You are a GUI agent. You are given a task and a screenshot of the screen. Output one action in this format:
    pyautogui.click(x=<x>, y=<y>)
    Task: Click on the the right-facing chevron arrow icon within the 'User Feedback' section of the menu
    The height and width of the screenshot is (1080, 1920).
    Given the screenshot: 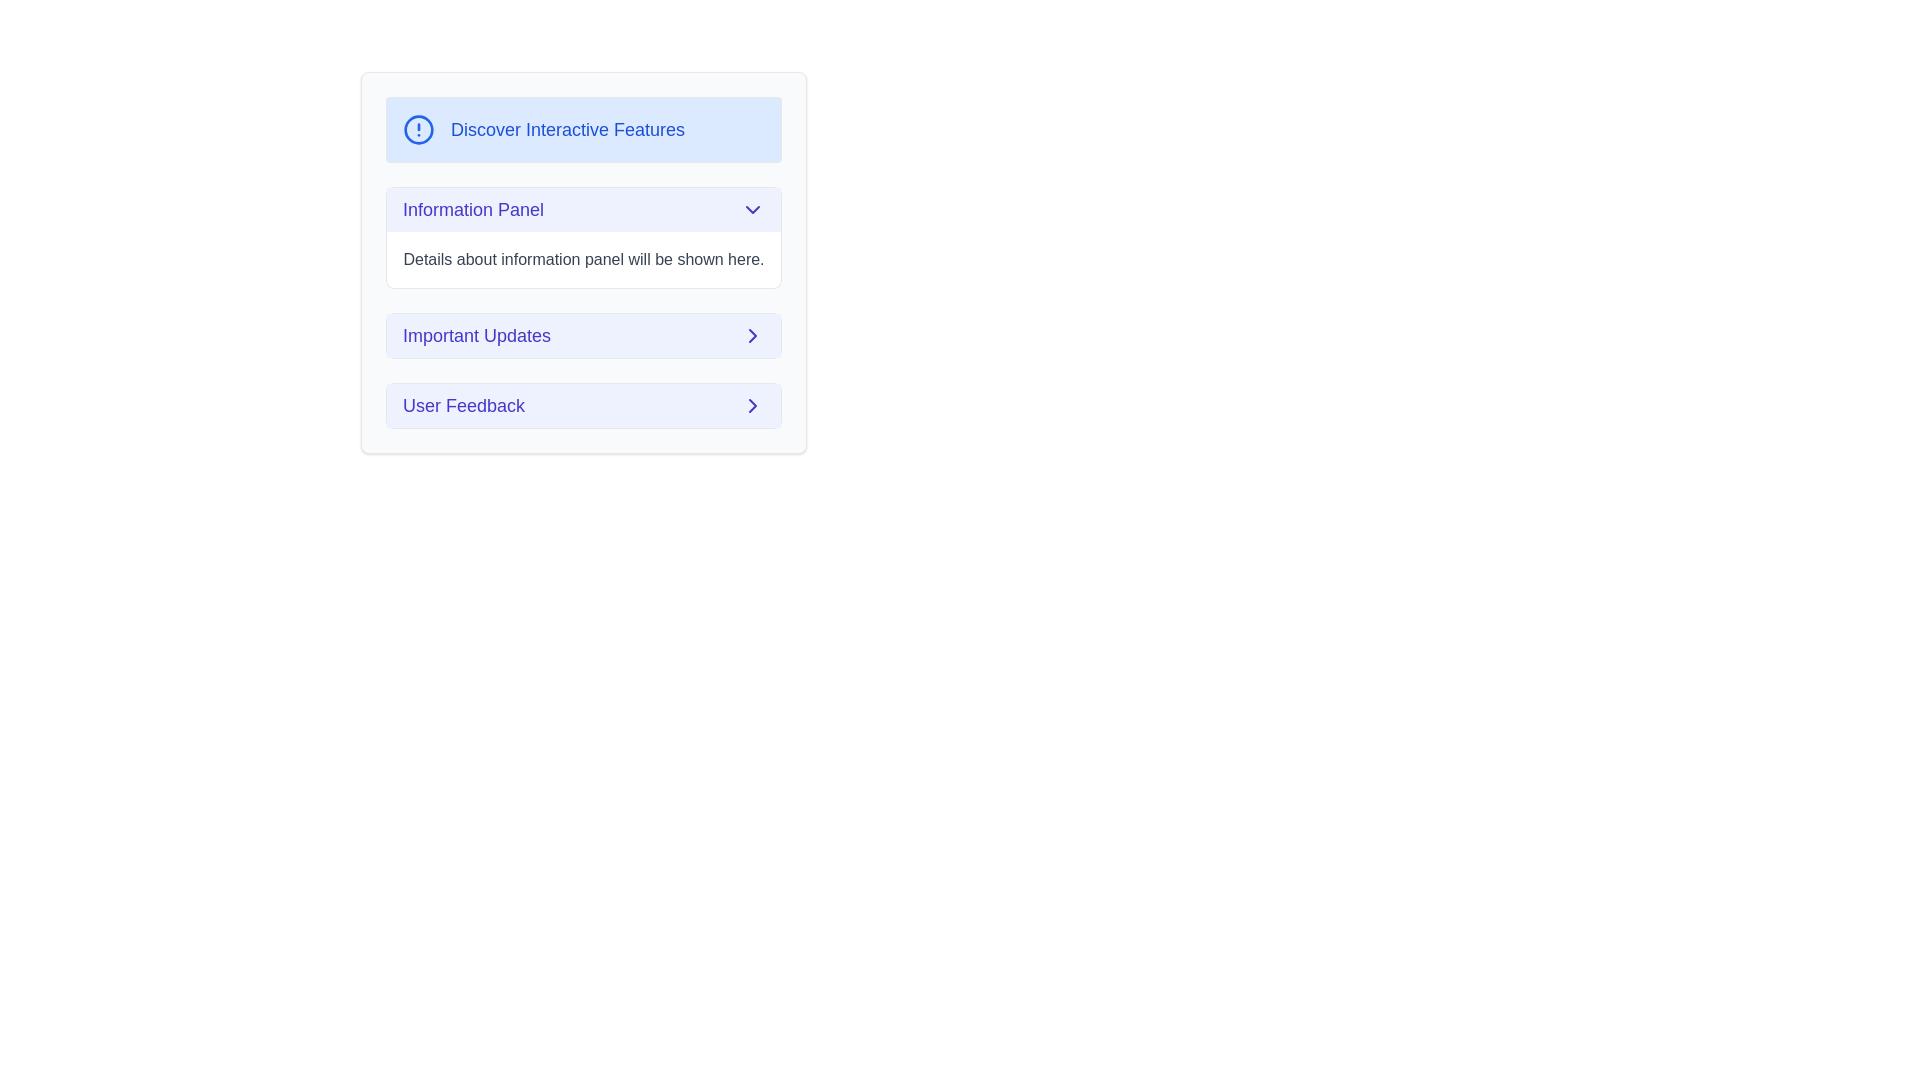 What is the action you would take?
    pyautogui.click(x=752, y=334)
    